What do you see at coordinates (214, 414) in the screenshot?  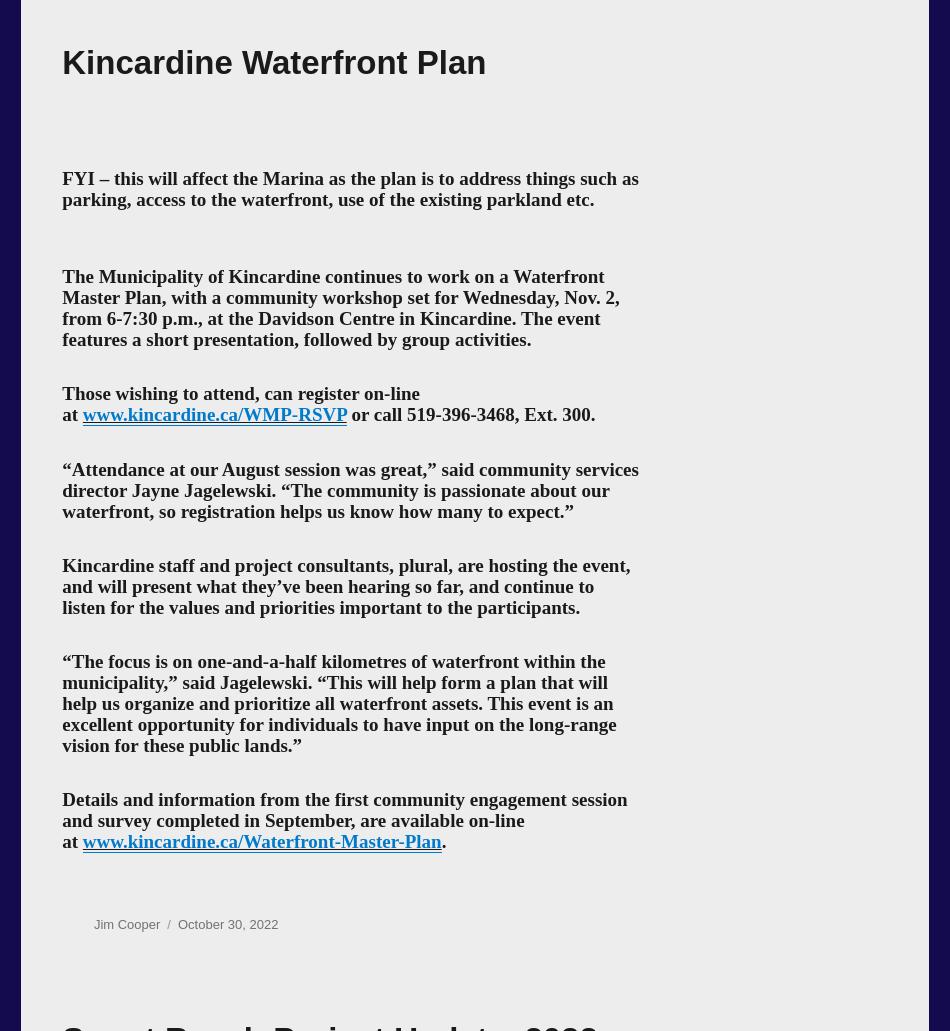 I see `'www.kincardine.ca/WMP-RSVP'` at bounding box center [214, 414].